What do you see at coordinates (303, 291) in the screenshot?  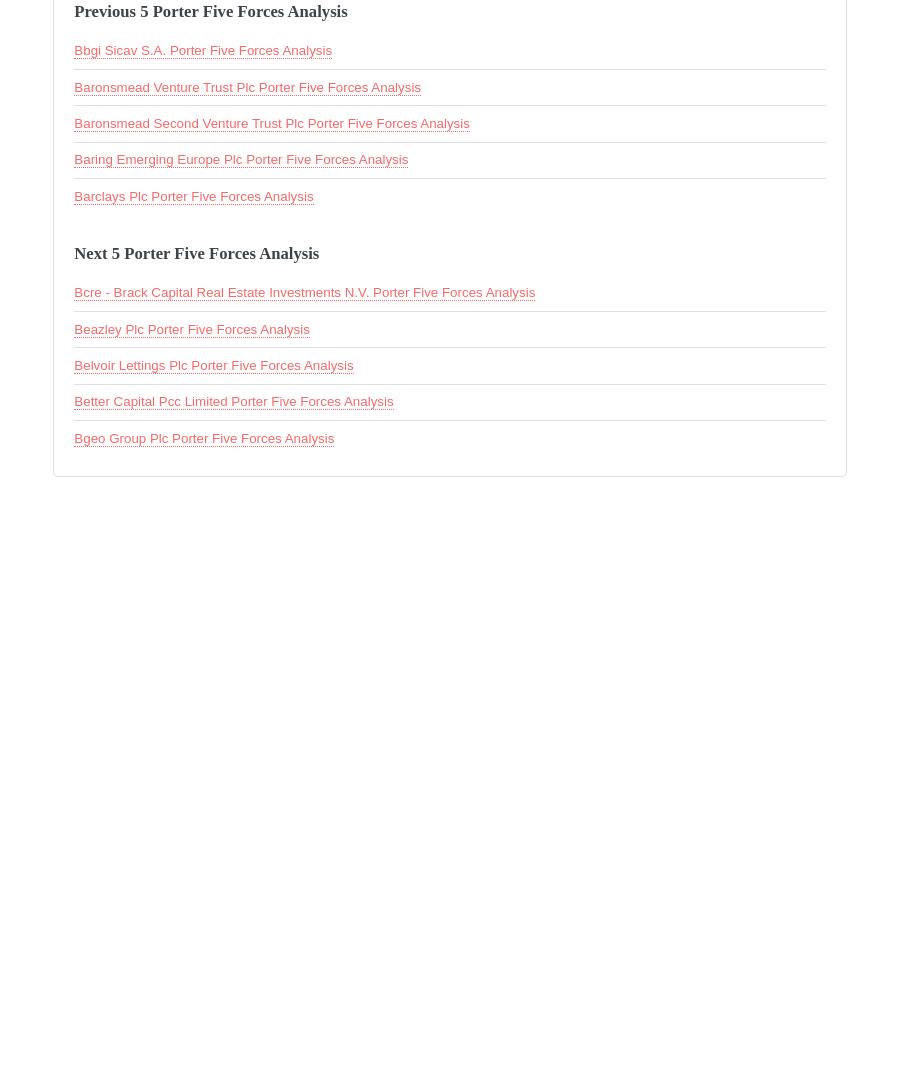 I see `'Bcre - Brack Capital Real Estate Investments N.V. Porter Five Forces Analysis'` at bounding box center [303, 291].